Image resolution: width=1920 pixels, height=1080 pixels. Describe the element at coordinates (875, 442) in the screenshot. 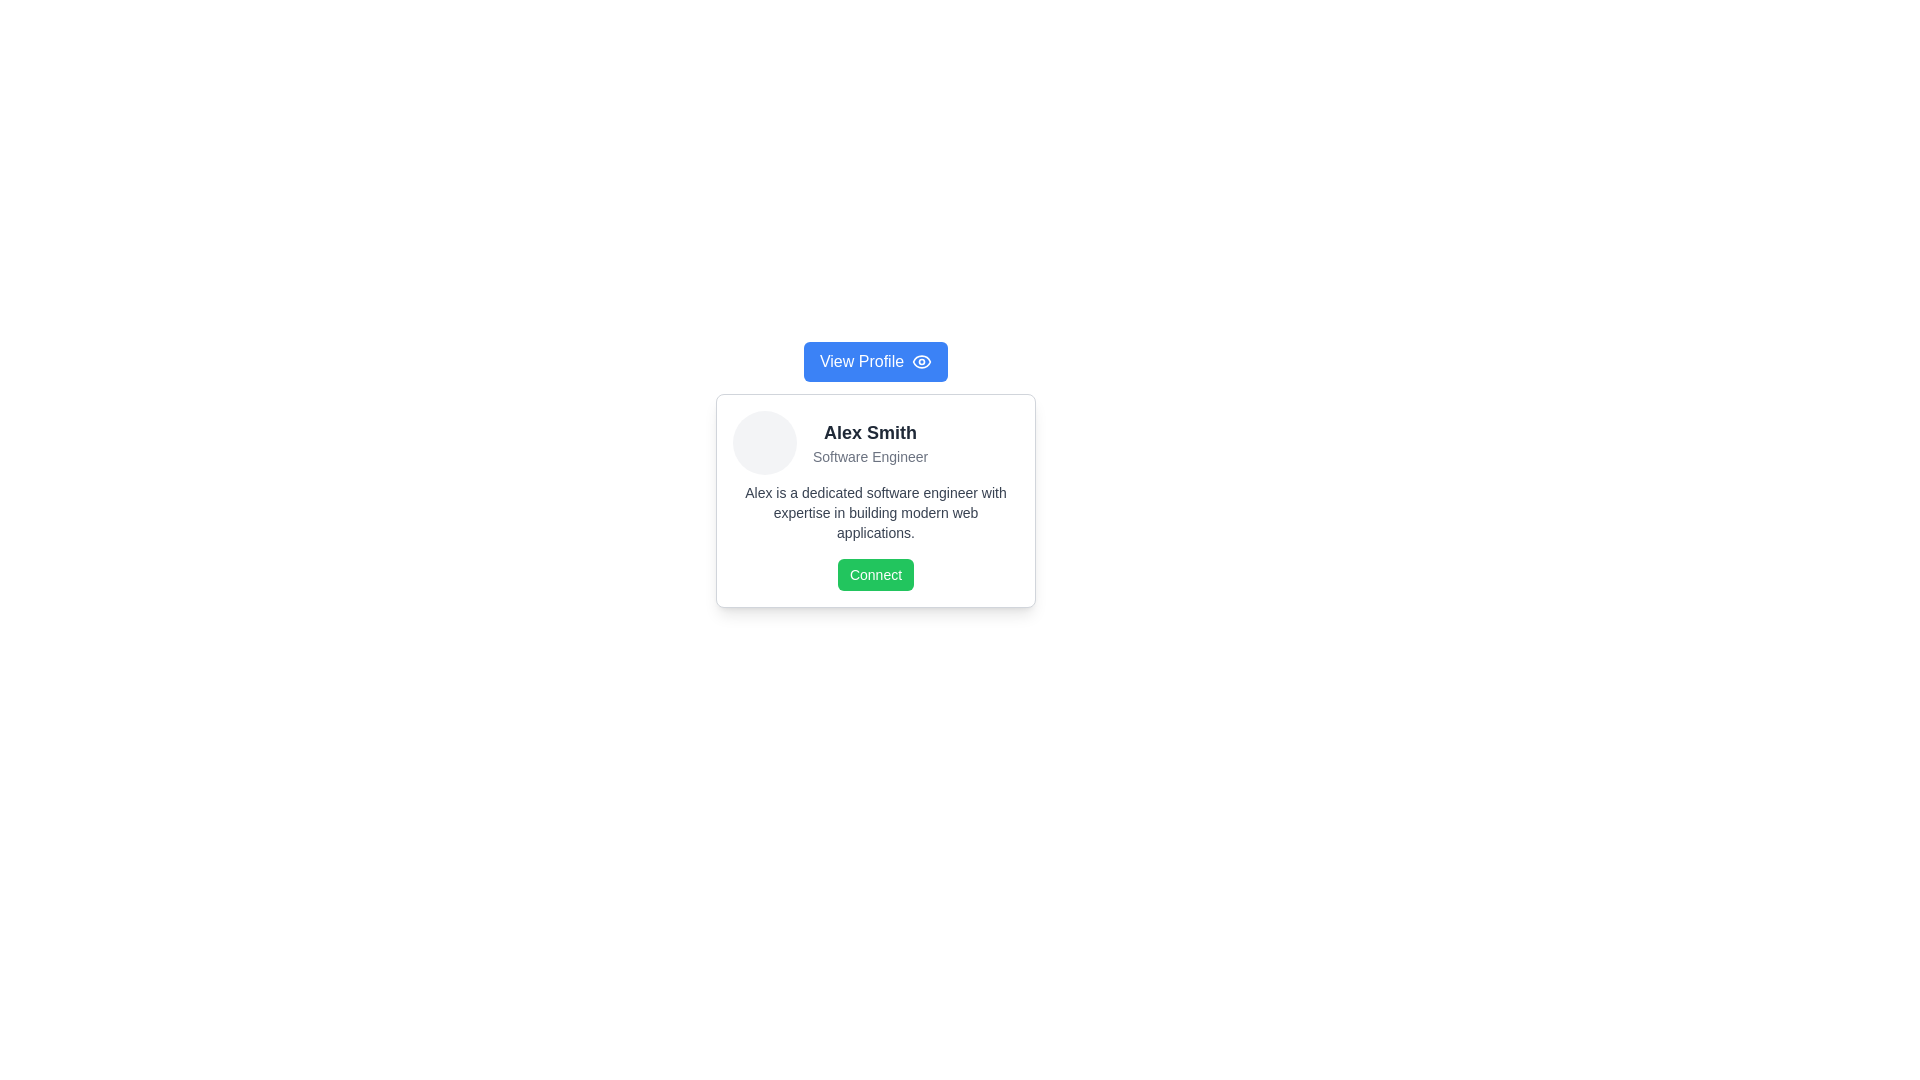

I see `the Profile header displaying the name 'Alex Smith' and role 'Software Engineer' to read the text` at that location.